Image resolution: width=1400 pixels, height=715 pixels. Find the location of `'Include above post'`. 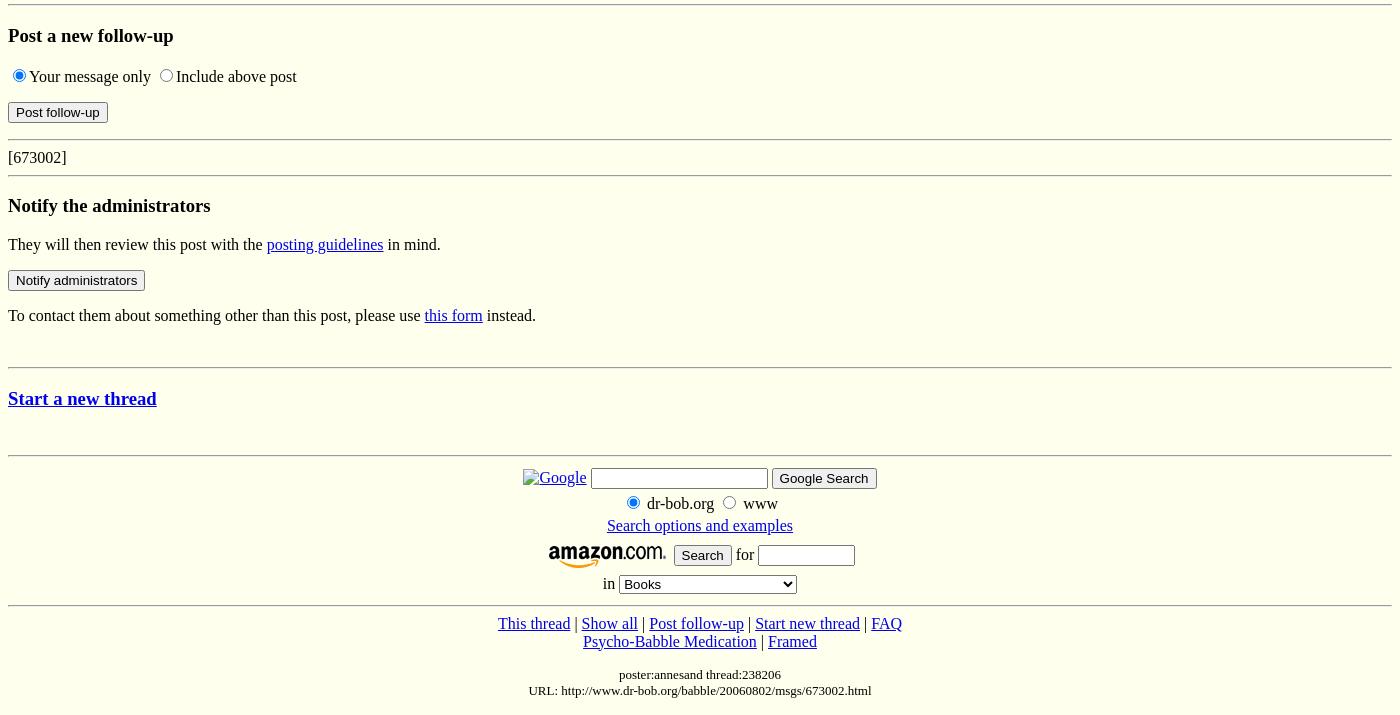

'Include above post' is located at coordinates (234, 75).